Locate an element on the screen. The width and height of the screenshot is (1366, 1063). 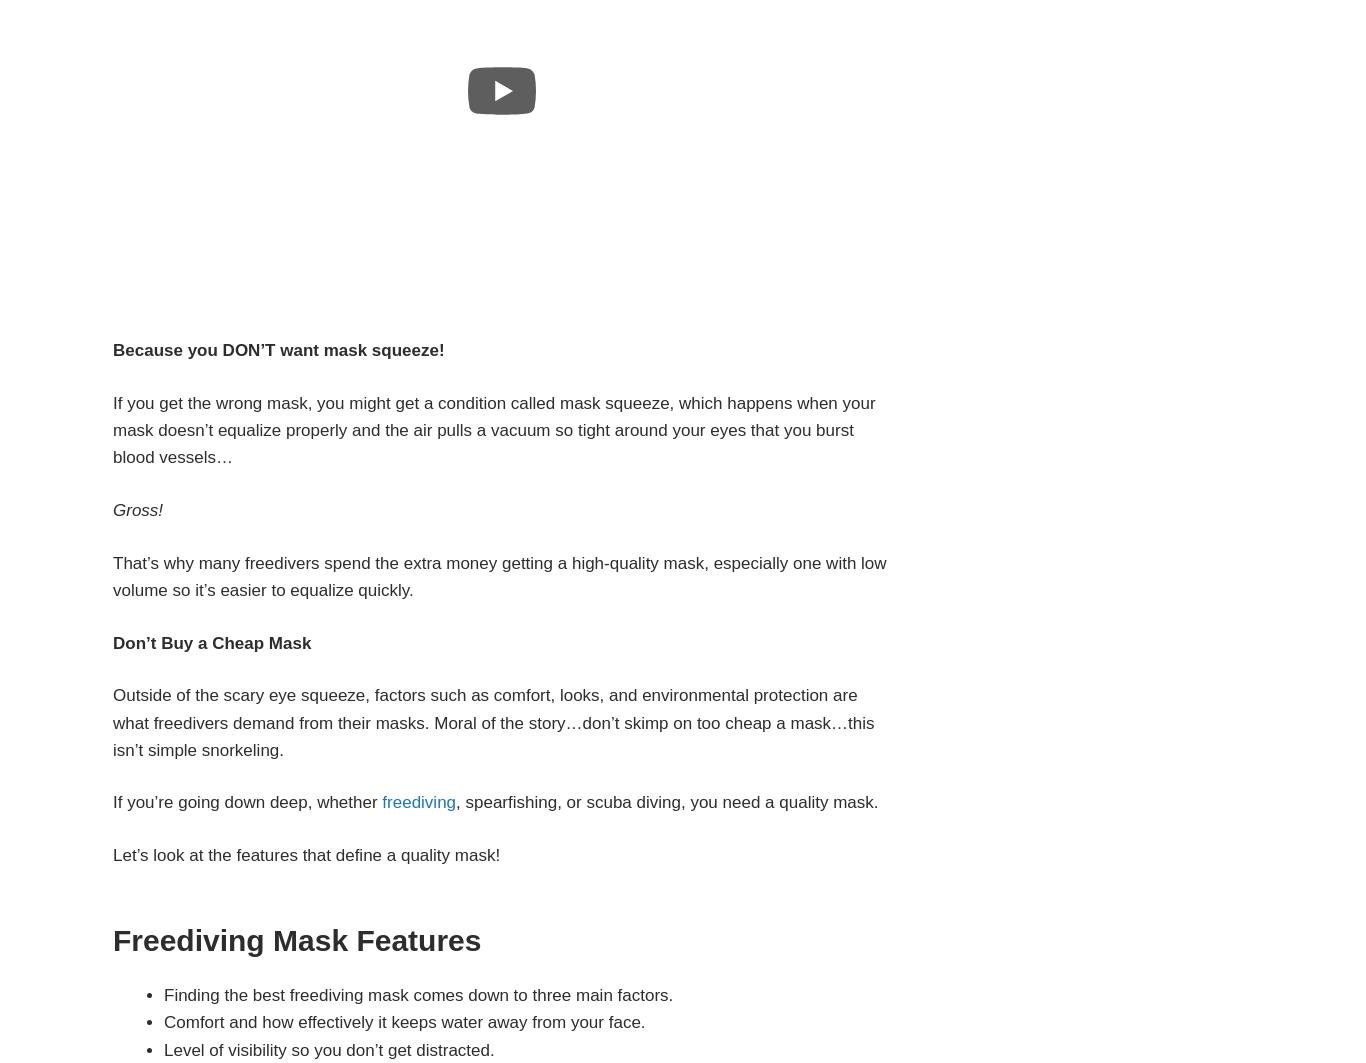
', spearfishing, or scuba diving, you need a quality mask.' is located at coordinates (666, 801).